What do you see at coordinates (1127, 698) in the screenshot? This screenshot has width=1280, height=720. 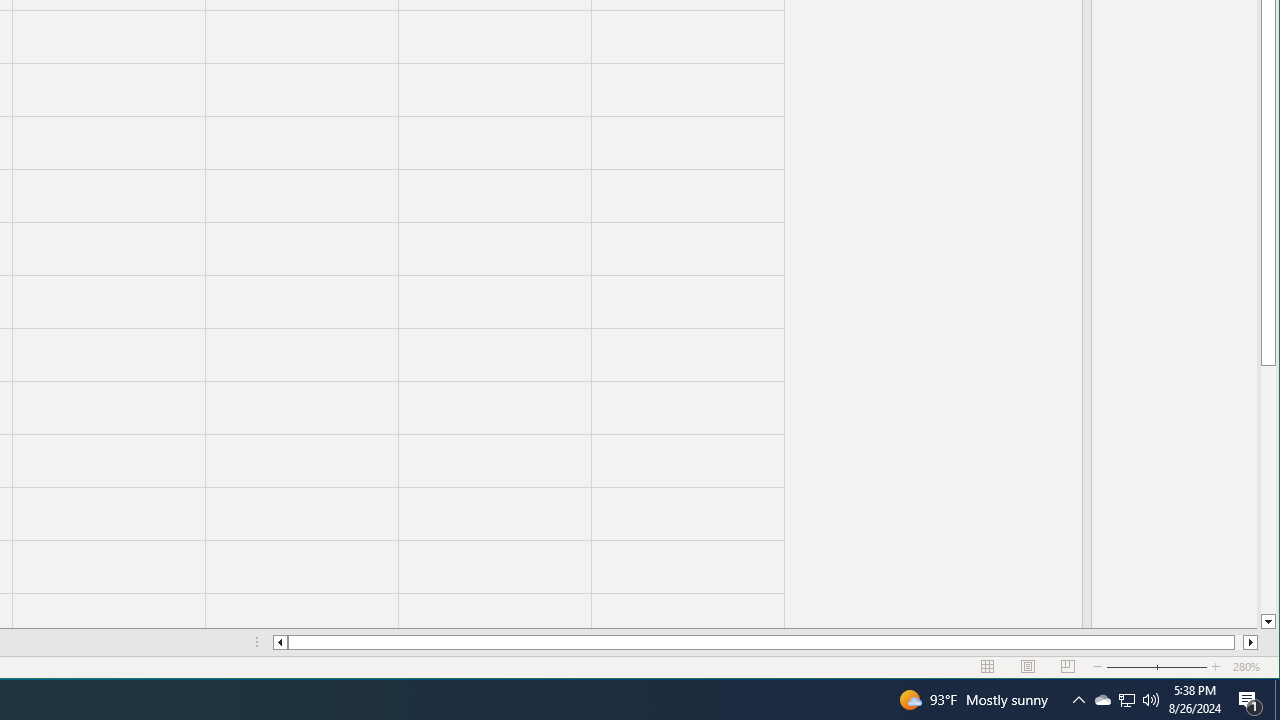 I see `'User Promoted Notification Area'` at bounding box center [1127, 698].